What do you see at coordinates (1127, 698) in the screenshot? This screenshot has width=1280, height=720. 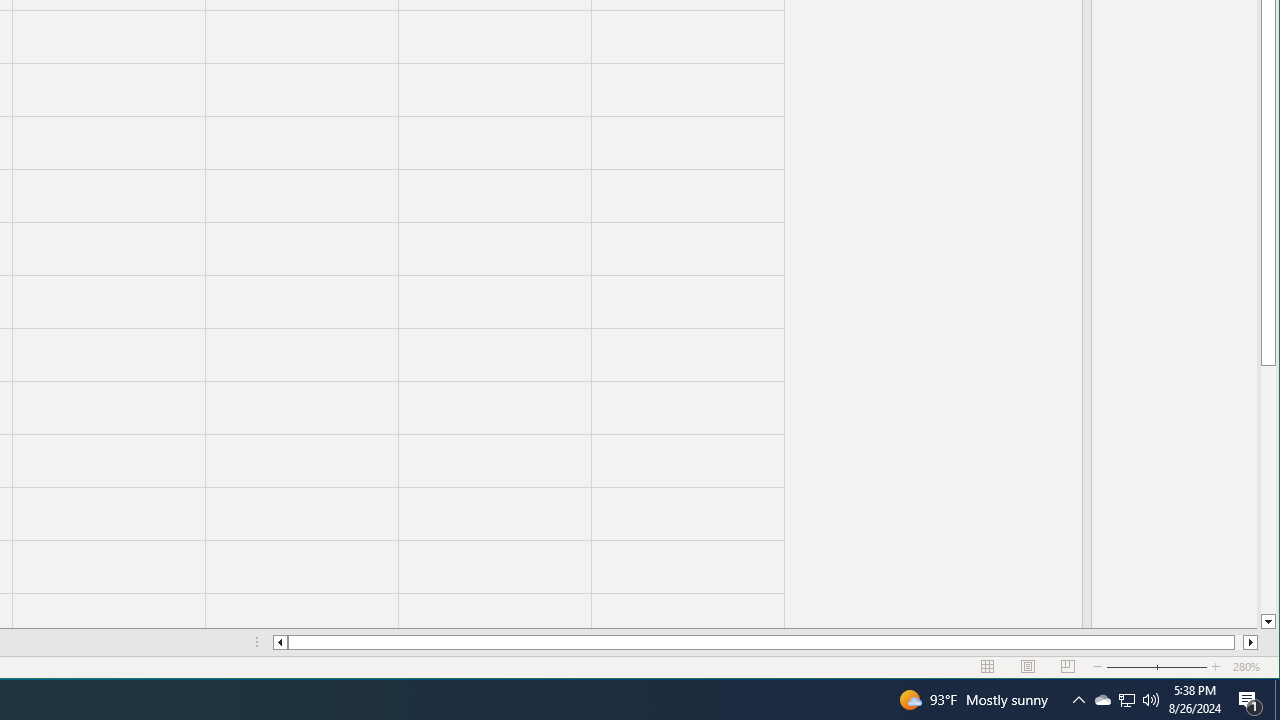 I see `'User Promoted Notification Area'` at bounding box center [1127, 698].